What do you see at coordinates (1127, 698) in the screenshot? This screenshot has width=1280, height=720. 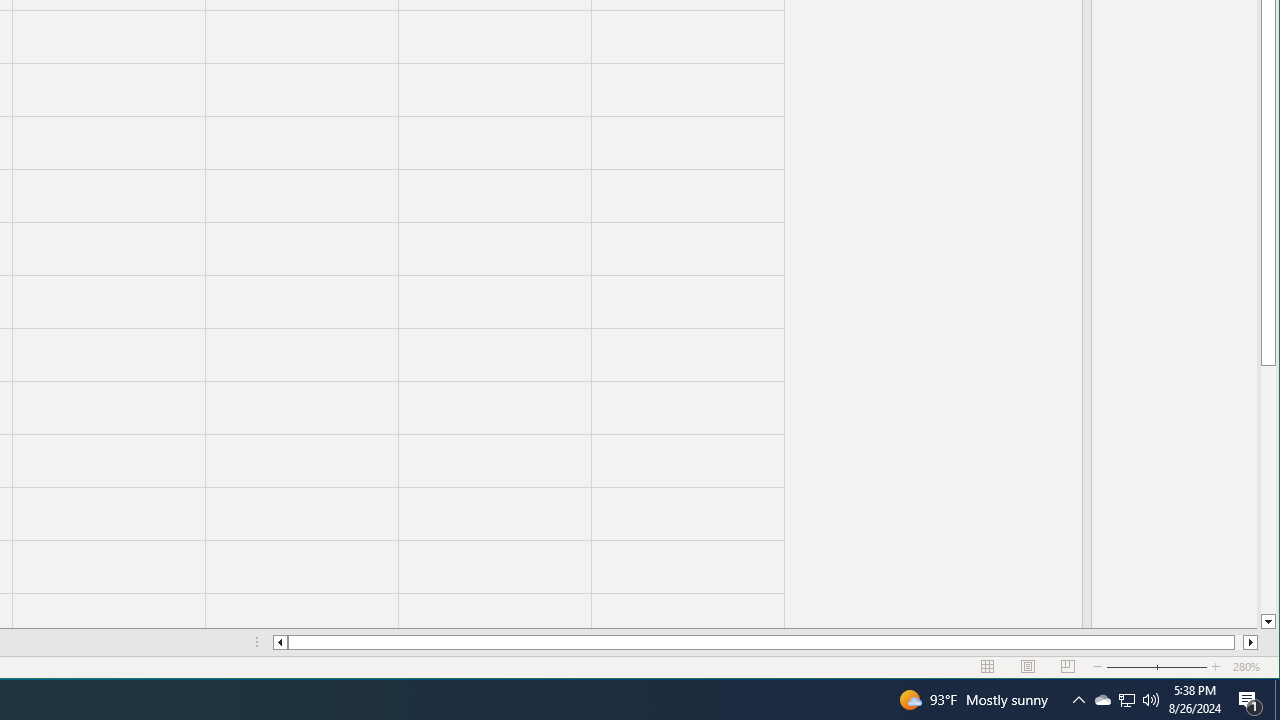 I see `'User Promoted Notification Area'` at bounding box center [1127, 698].